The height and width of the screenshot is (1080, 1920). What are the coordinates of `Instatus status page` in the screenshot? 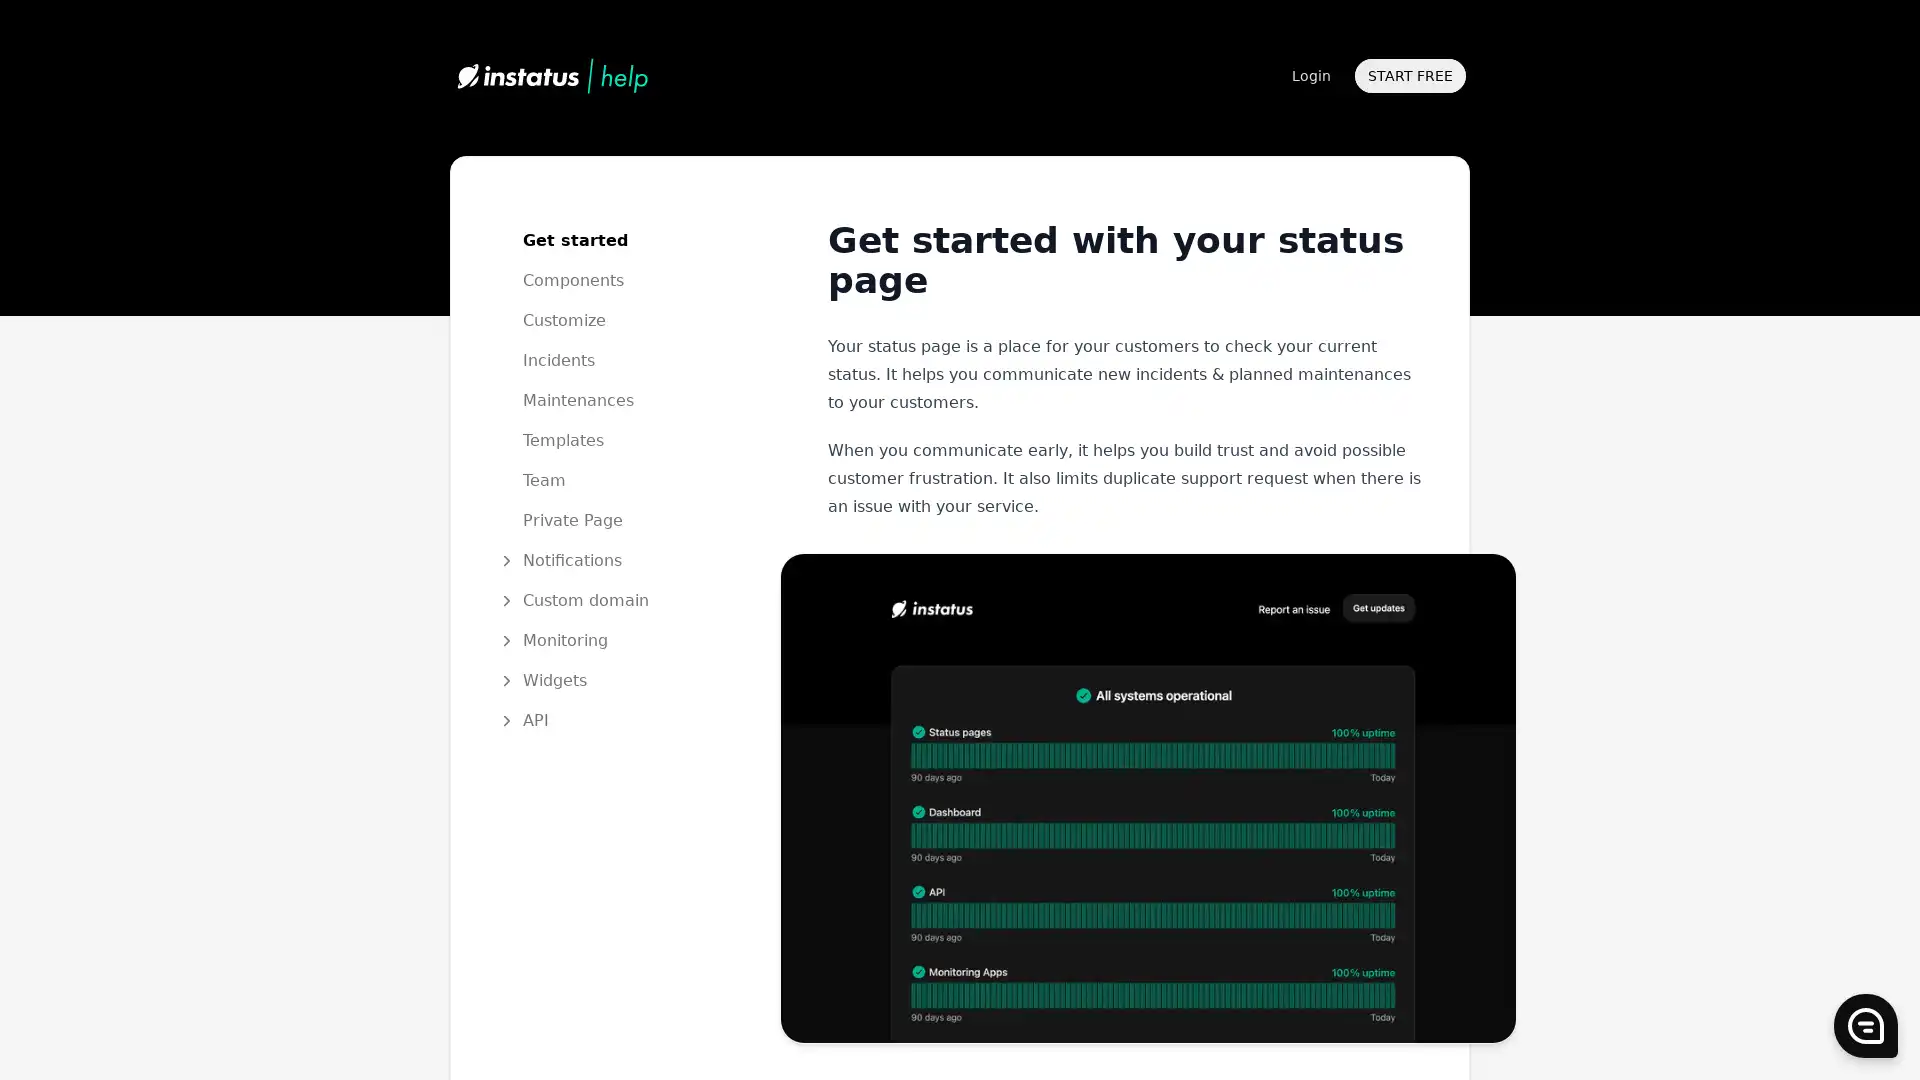 It's located at (1147, 796).